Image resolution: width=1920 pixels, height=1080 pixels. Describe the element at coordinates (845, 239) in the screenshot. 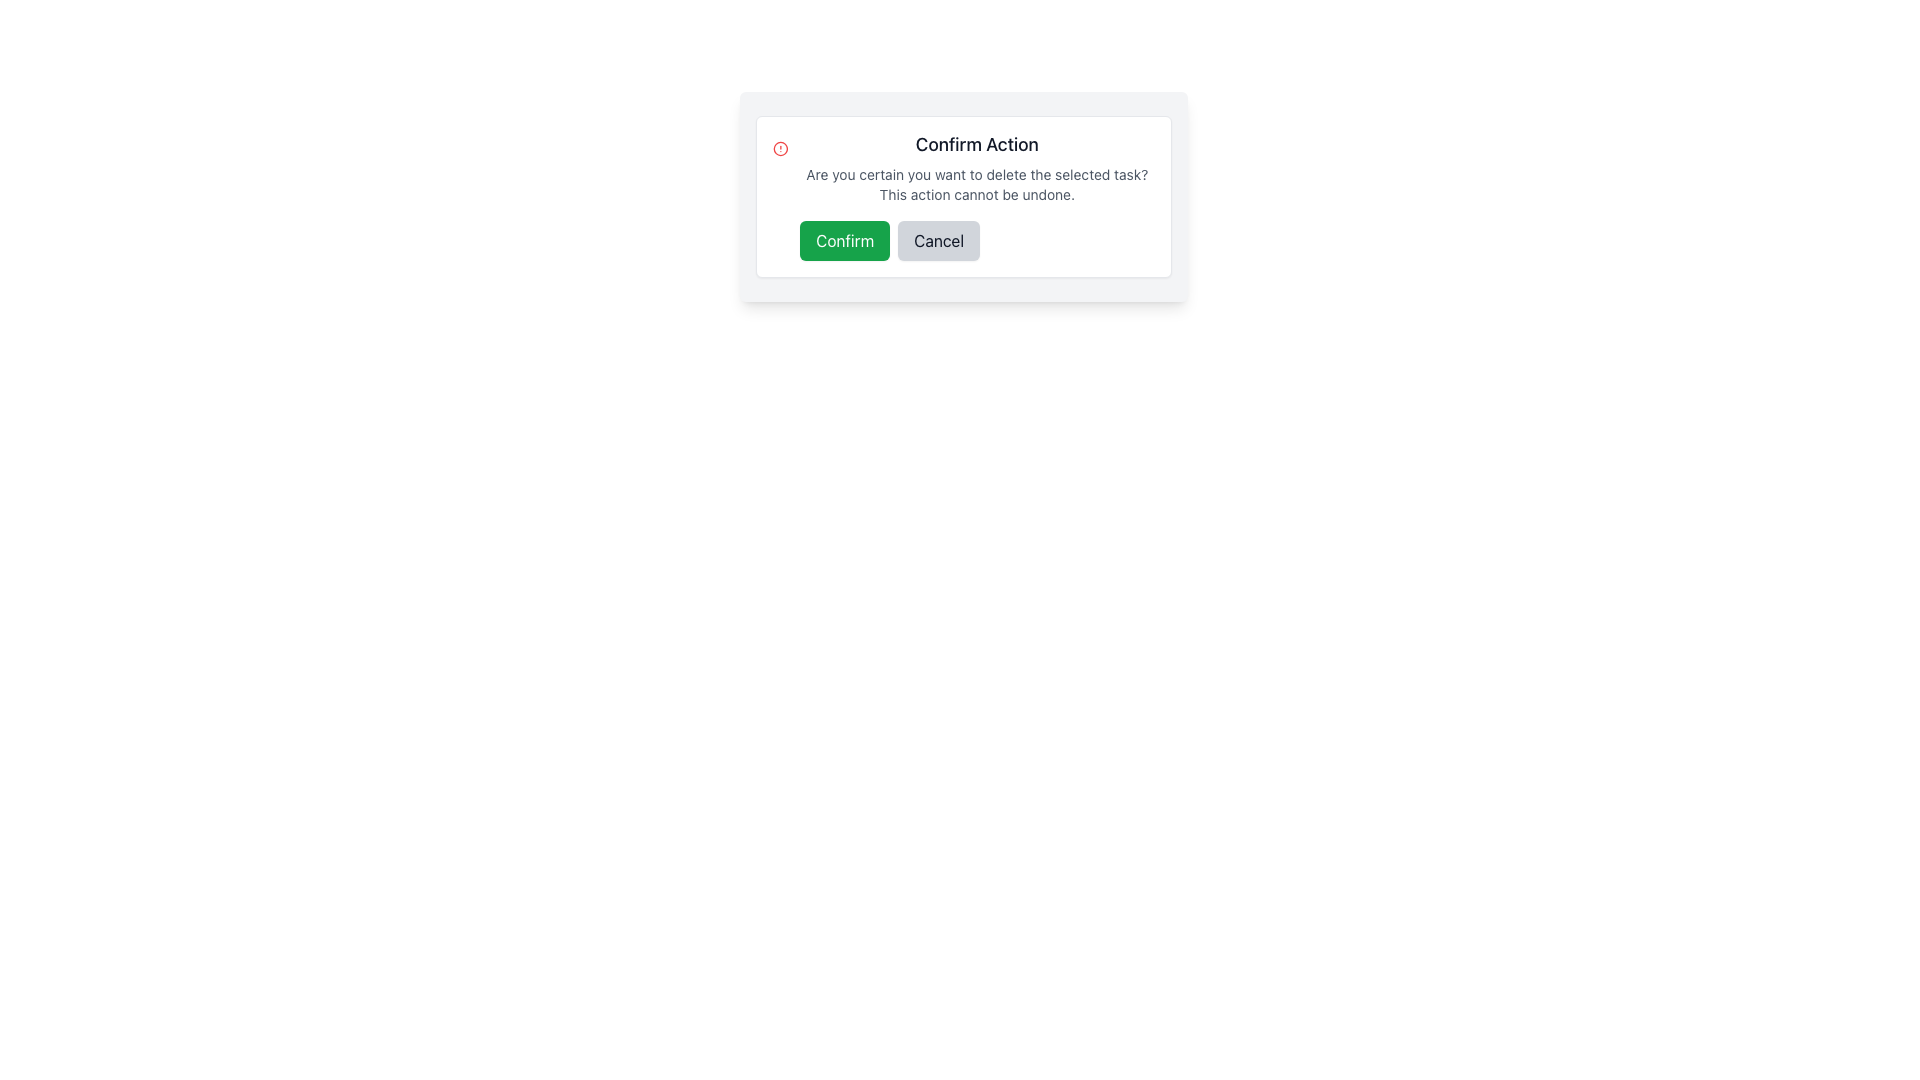

I see `the confirm button located at the bottom left of the modal dialog for keyboard navigation` at that location.